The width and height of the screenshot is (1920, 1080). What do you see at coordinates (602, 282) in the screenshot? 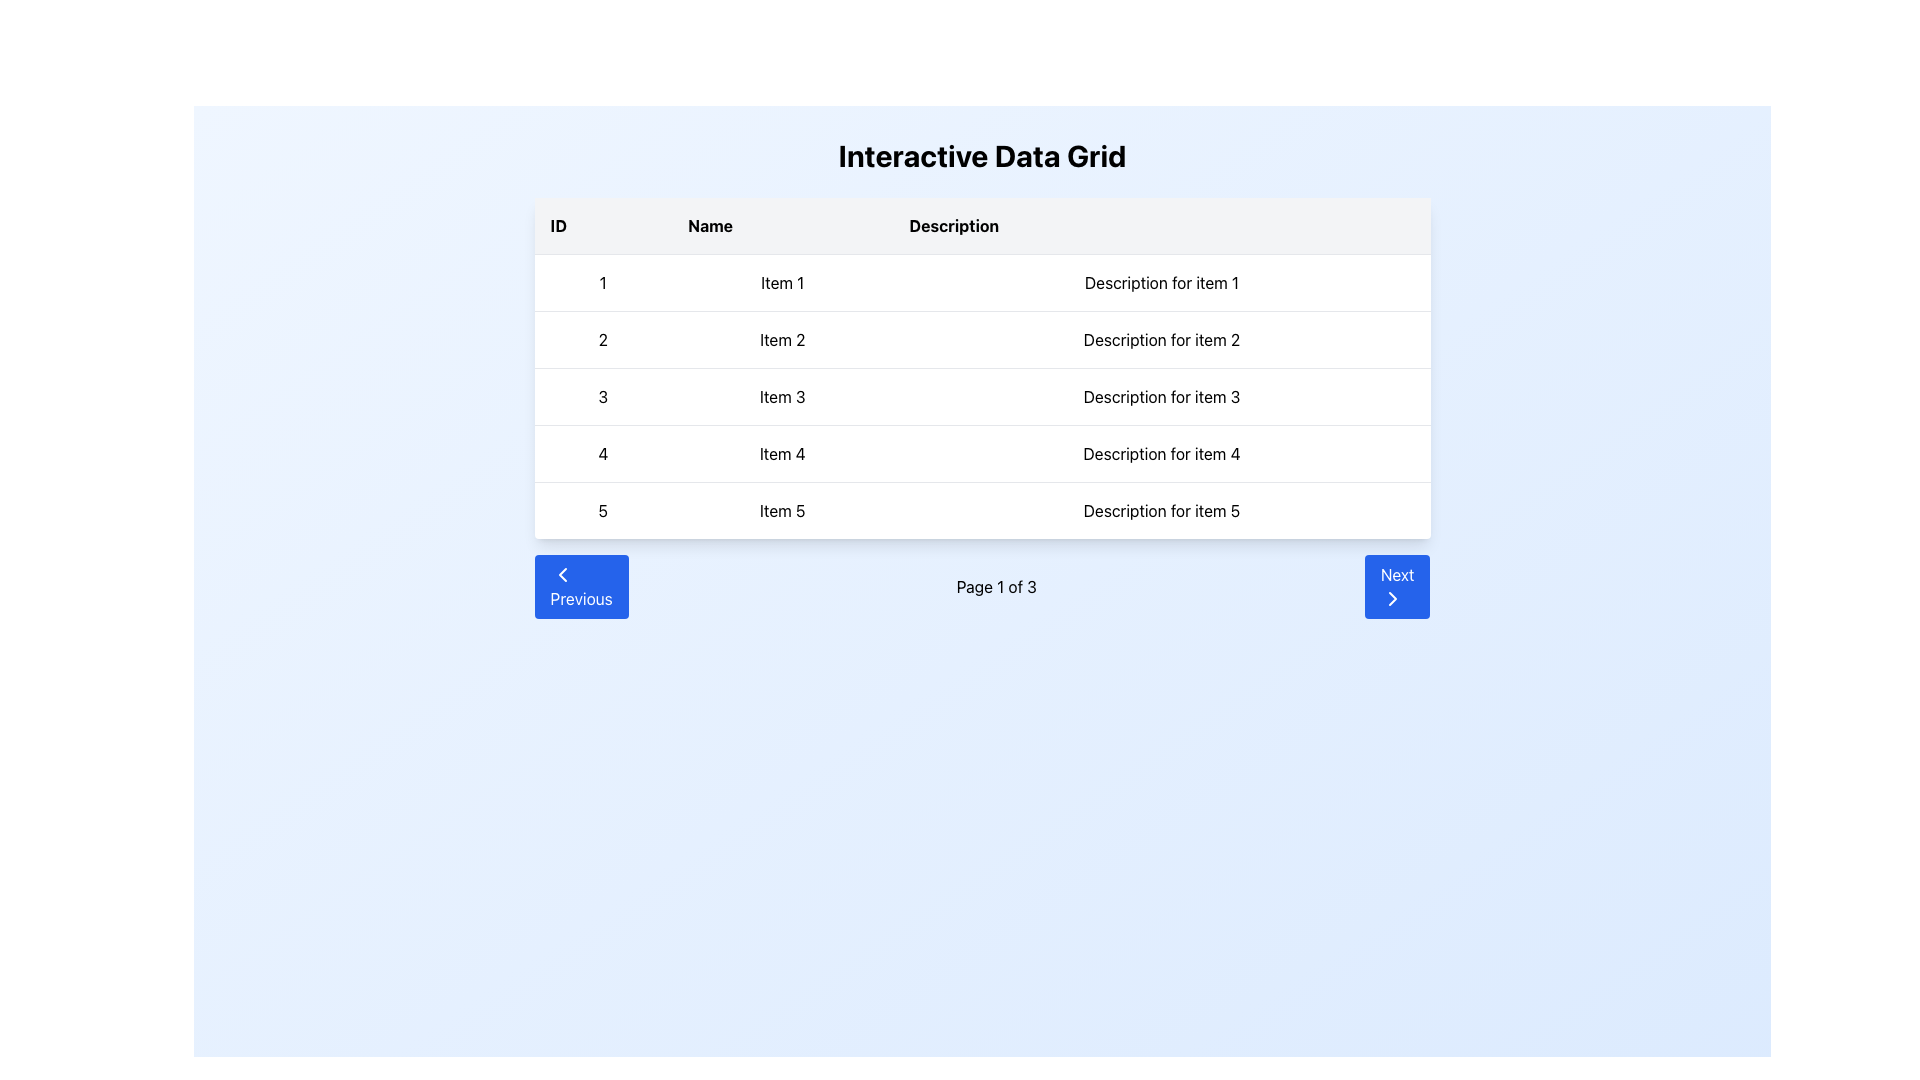
I see `the Text Display element containing the numeric character '1', which is styled in black text on a white background and located in the first row of the grid under the 'ID' column` at bounding box center [602, 282].